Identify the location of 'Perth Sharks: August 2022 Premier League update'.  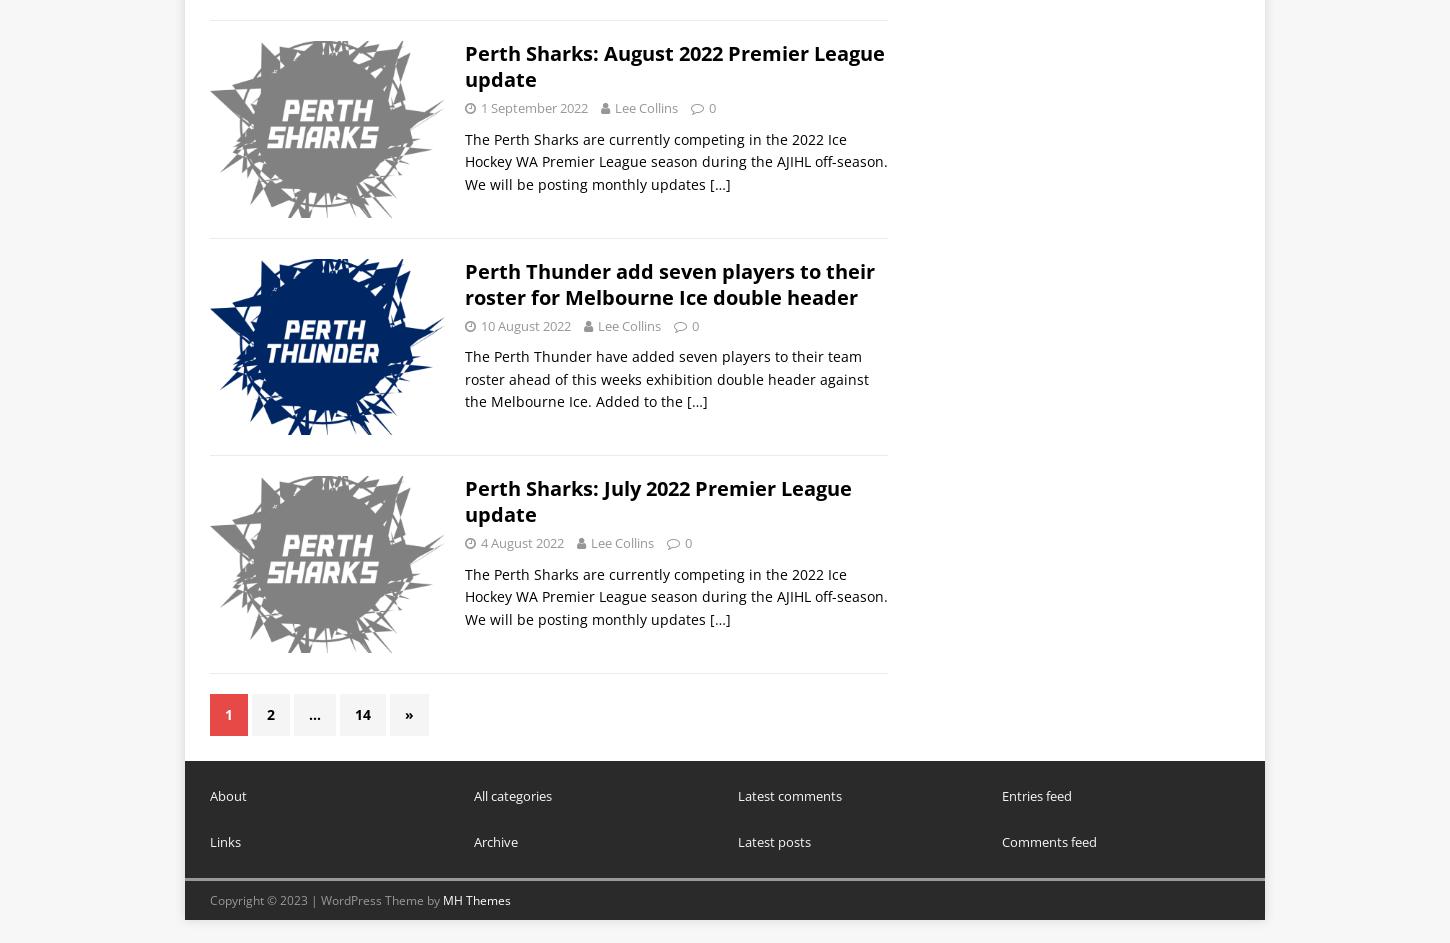
(464, 65).